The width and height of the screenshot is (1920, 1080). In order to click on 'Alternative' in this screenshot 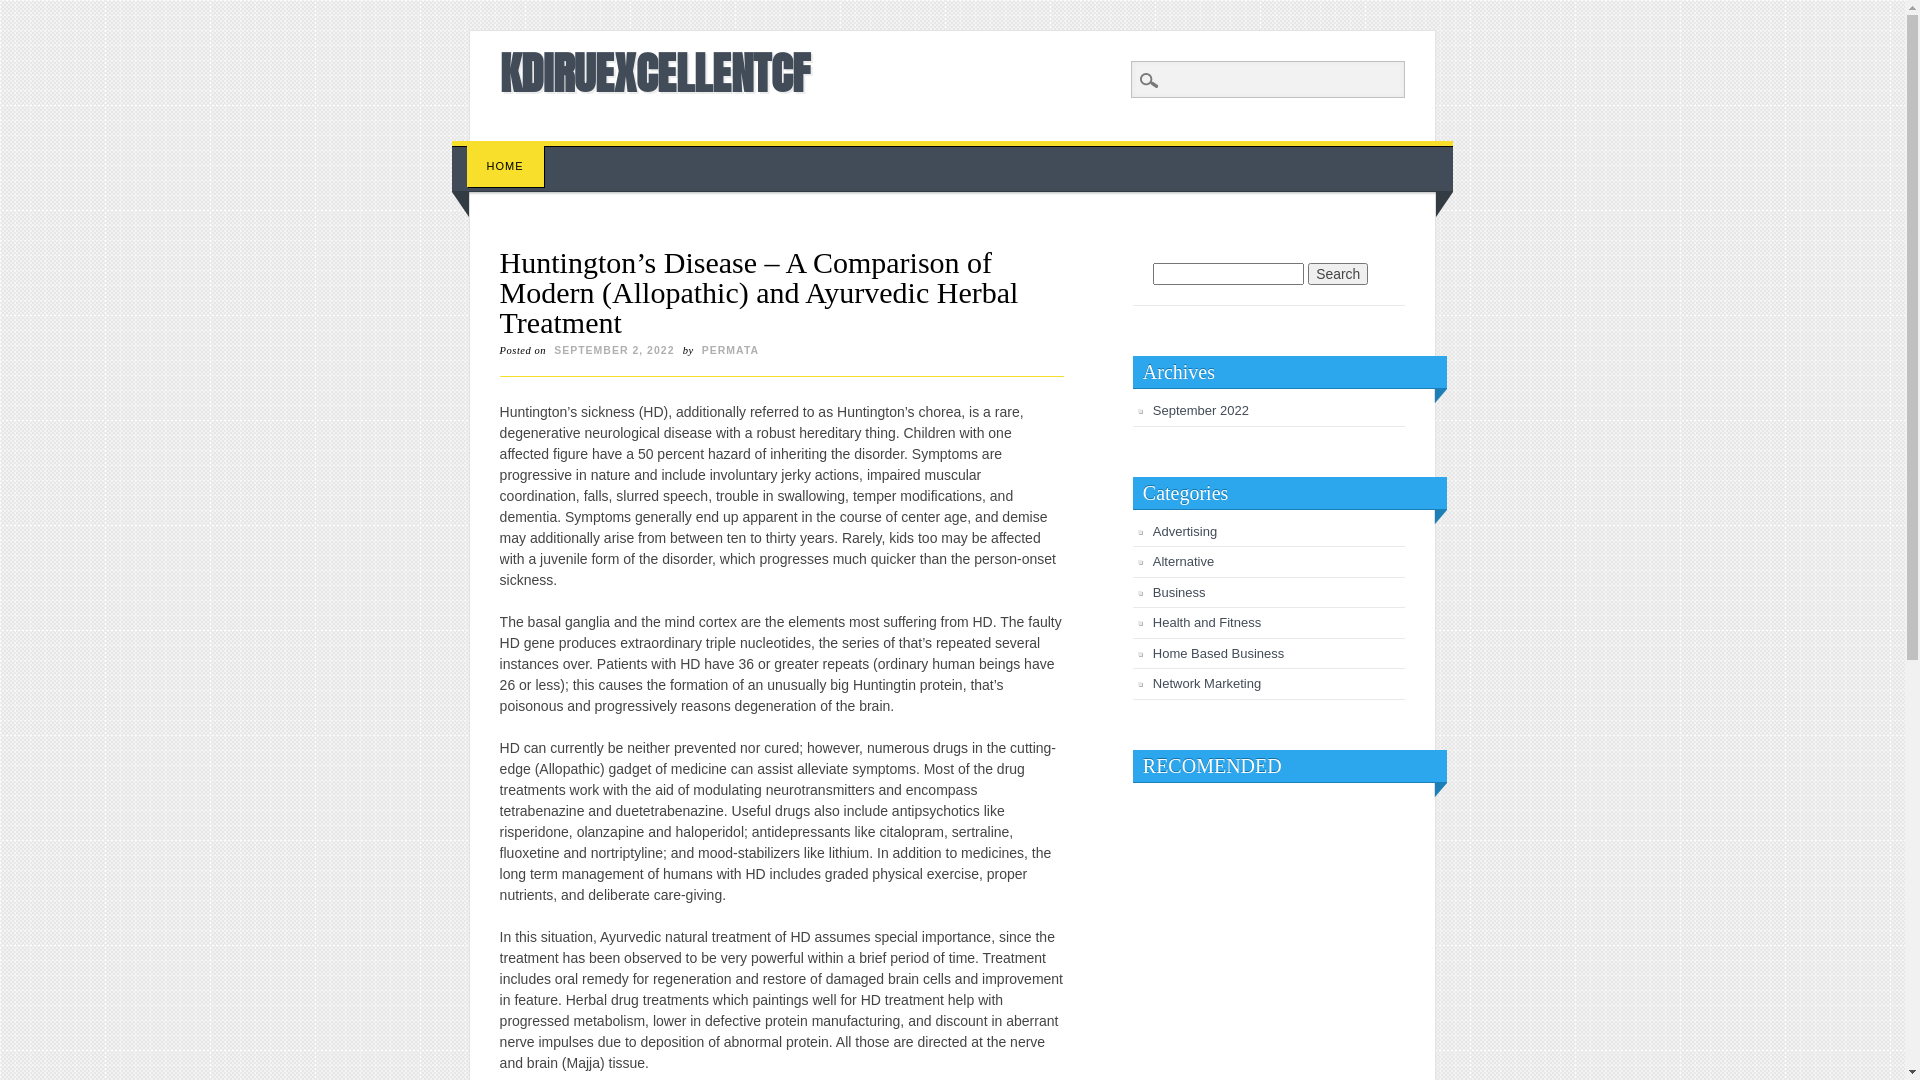, I will do `click(1152, 561)`.